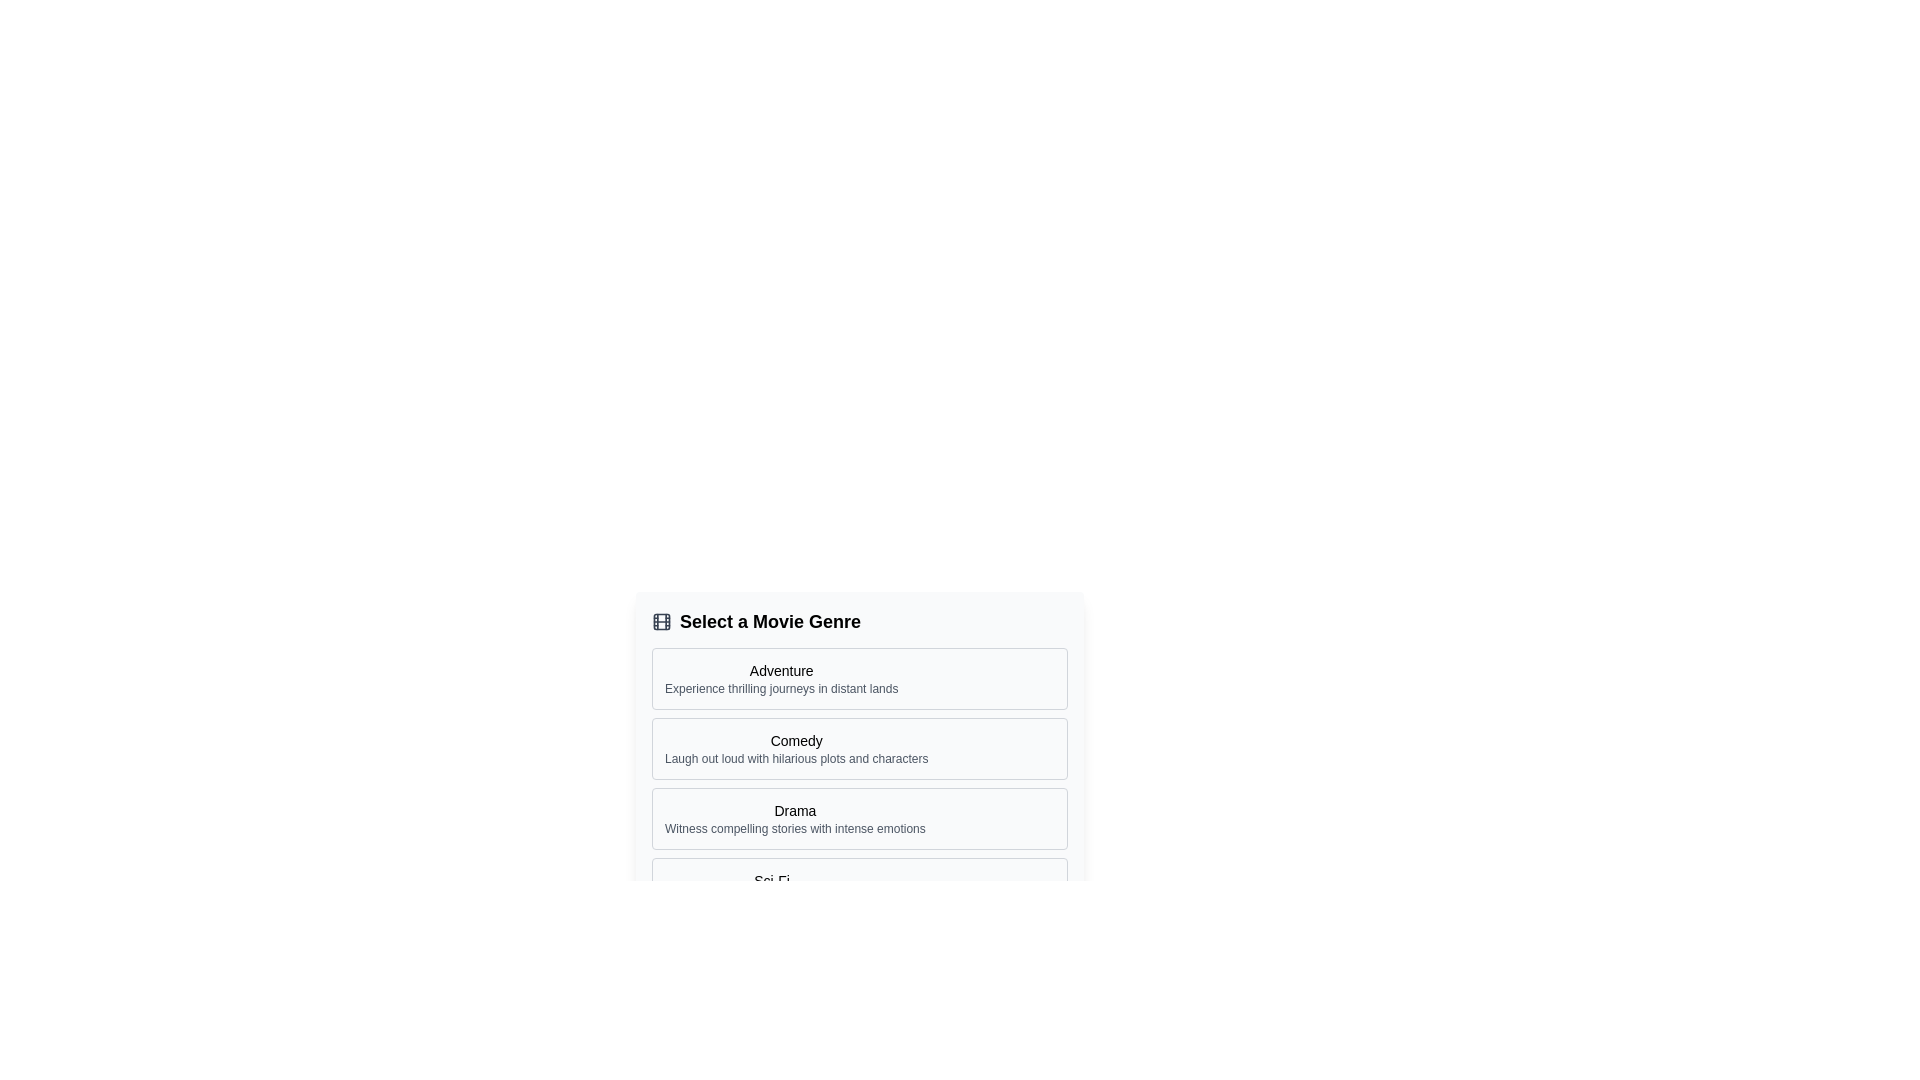 The image size is (1920, 1080). Describe the element at coordinates (780, 677) in the screenshot. I see `the 'Adventure' button` at that location.